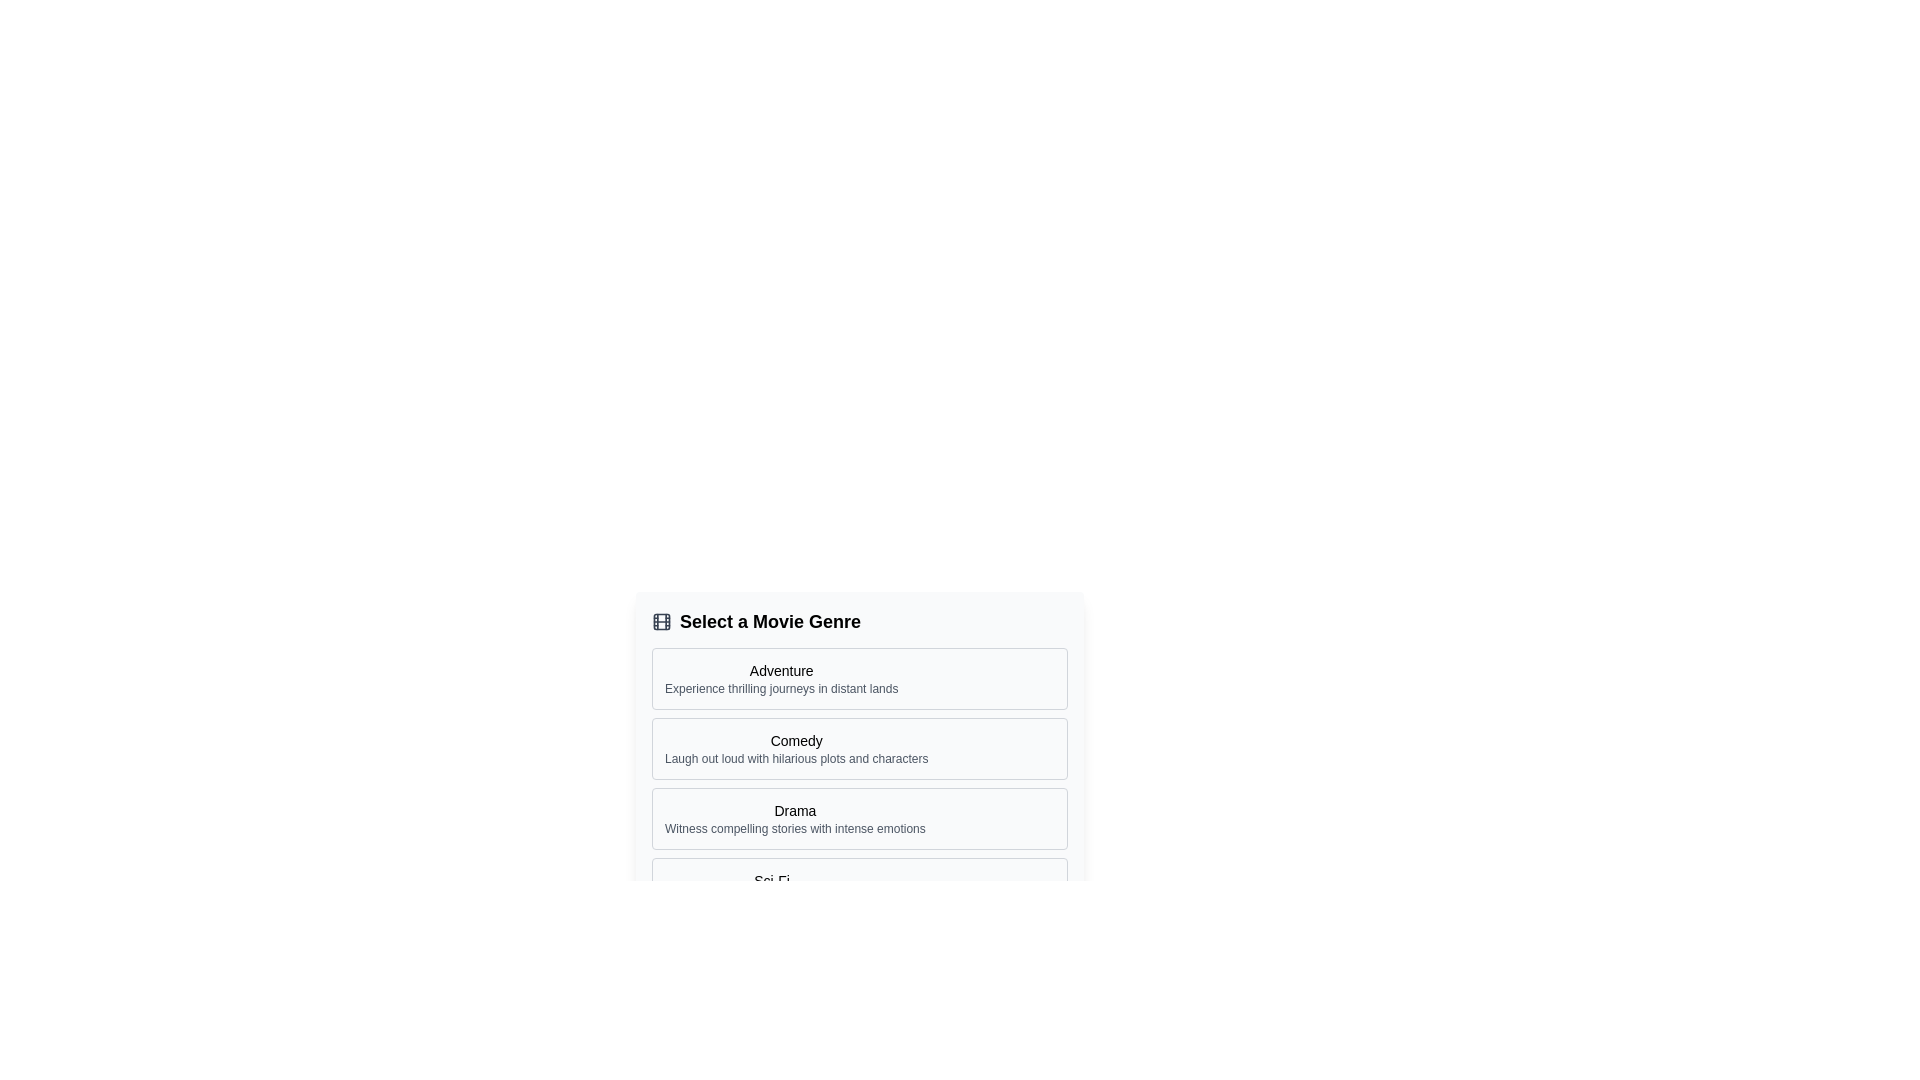 The image size is (1920, 1080). Describe the element at coordinates (780, 677) in the screenshot. I see `the 'Adventure' button` at that location.